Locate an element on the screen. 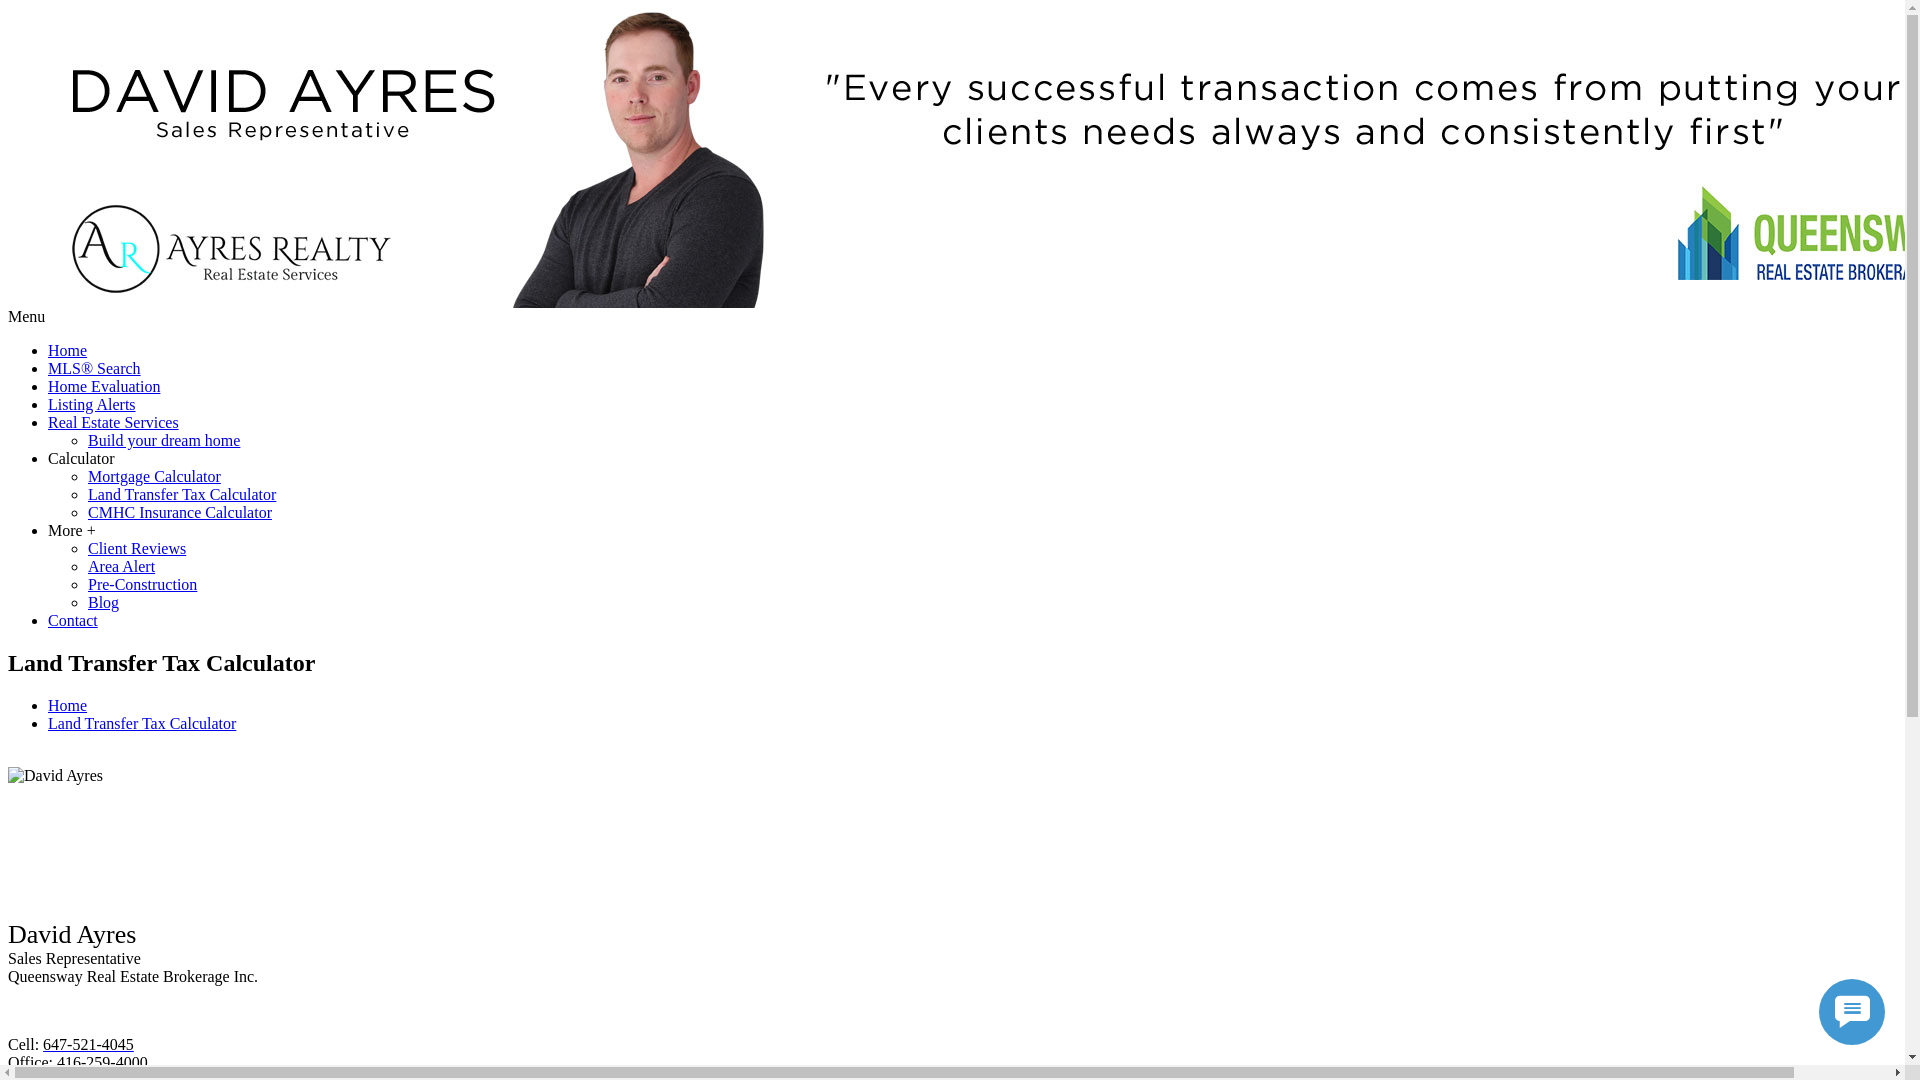 The height and width of the screenshot is (1080, 1920). 'Contact' is located at coordinates (72, 619).